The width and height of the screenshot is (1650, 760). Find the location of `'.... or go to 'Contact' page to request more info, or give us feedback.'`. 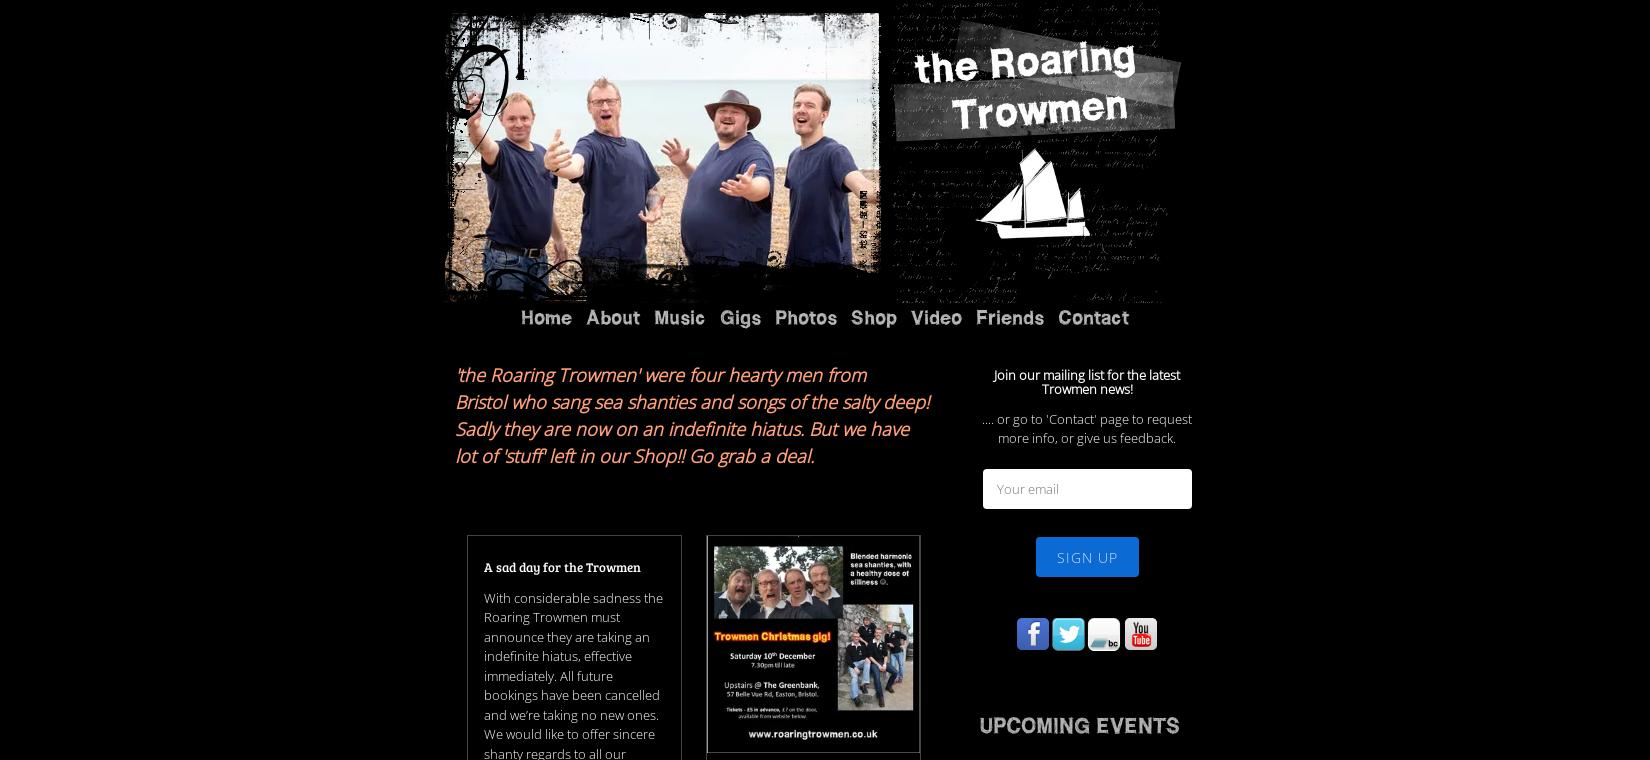

'.... or go to 'Contact' page to request more info, or give us feedback.' is located at coordinates (1087, 181).